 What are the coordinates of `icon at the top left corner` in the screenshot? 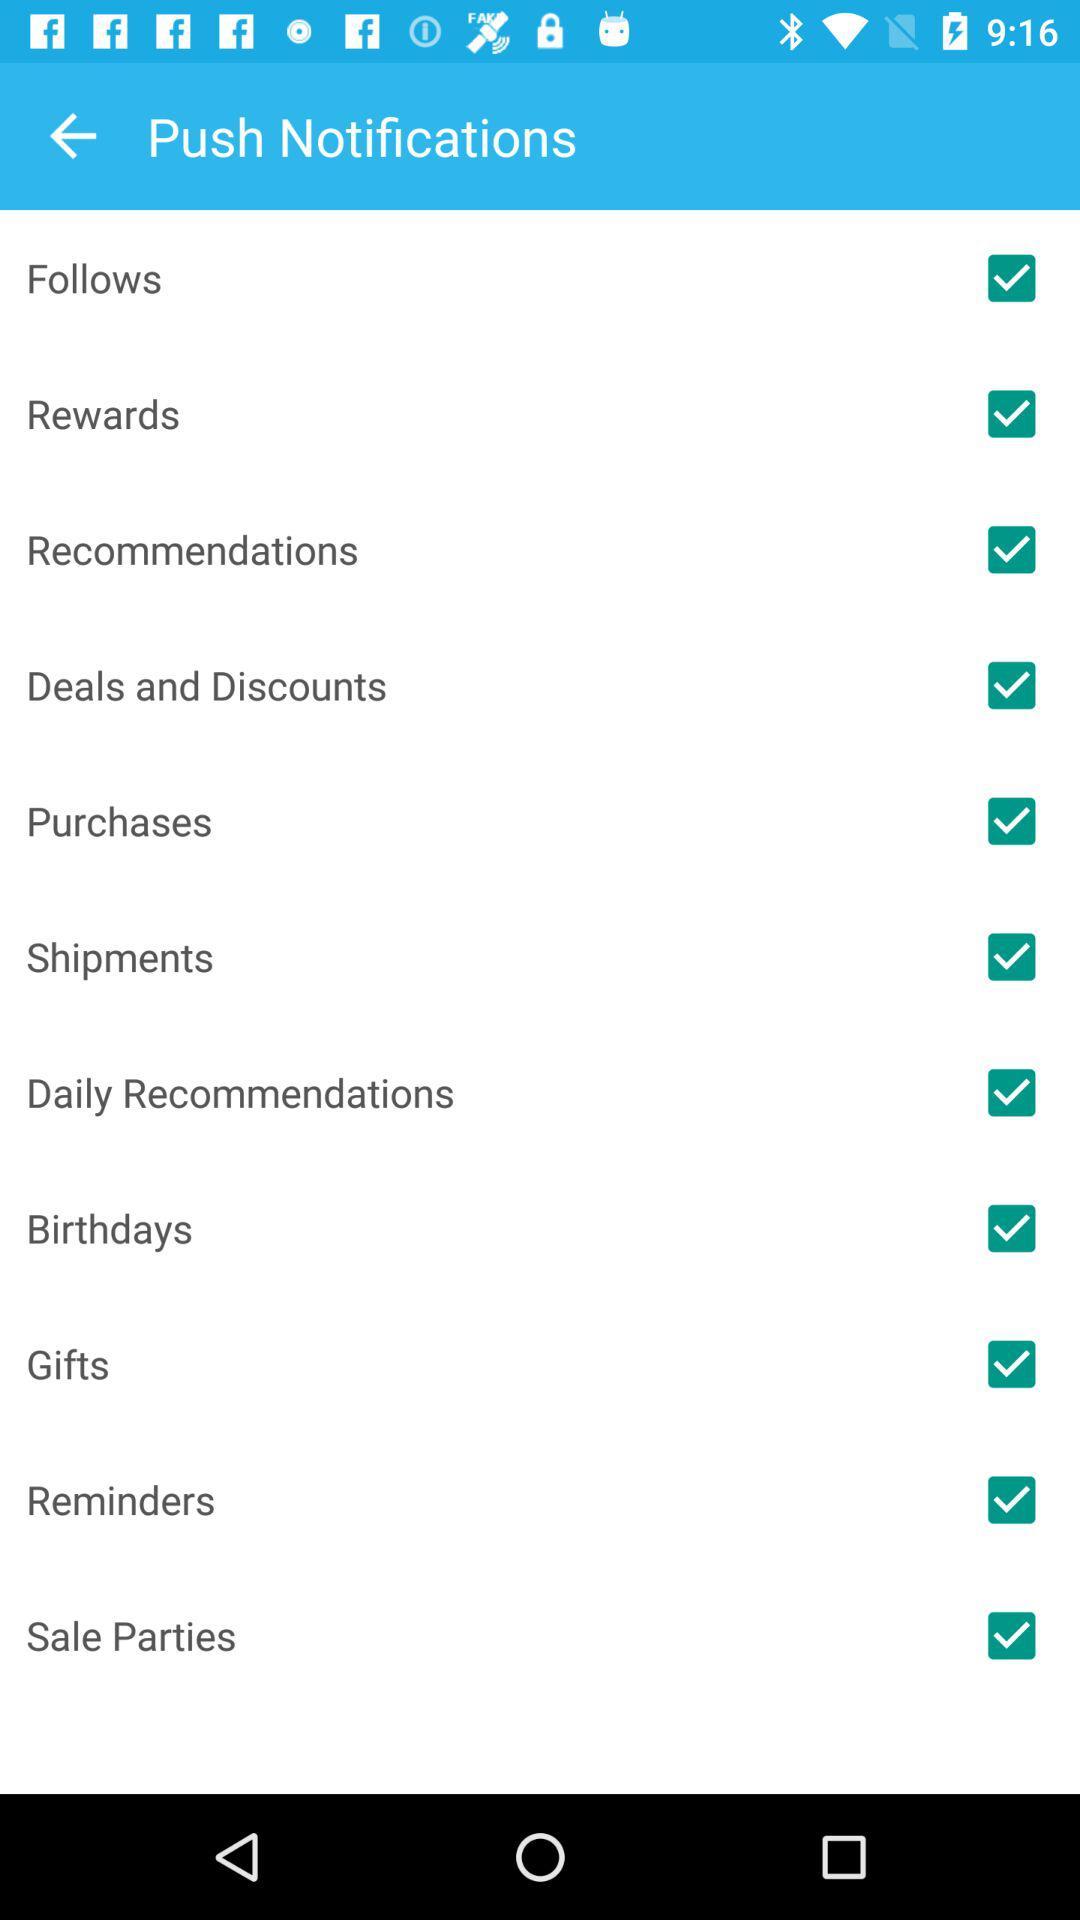 It's located at (72, 135).